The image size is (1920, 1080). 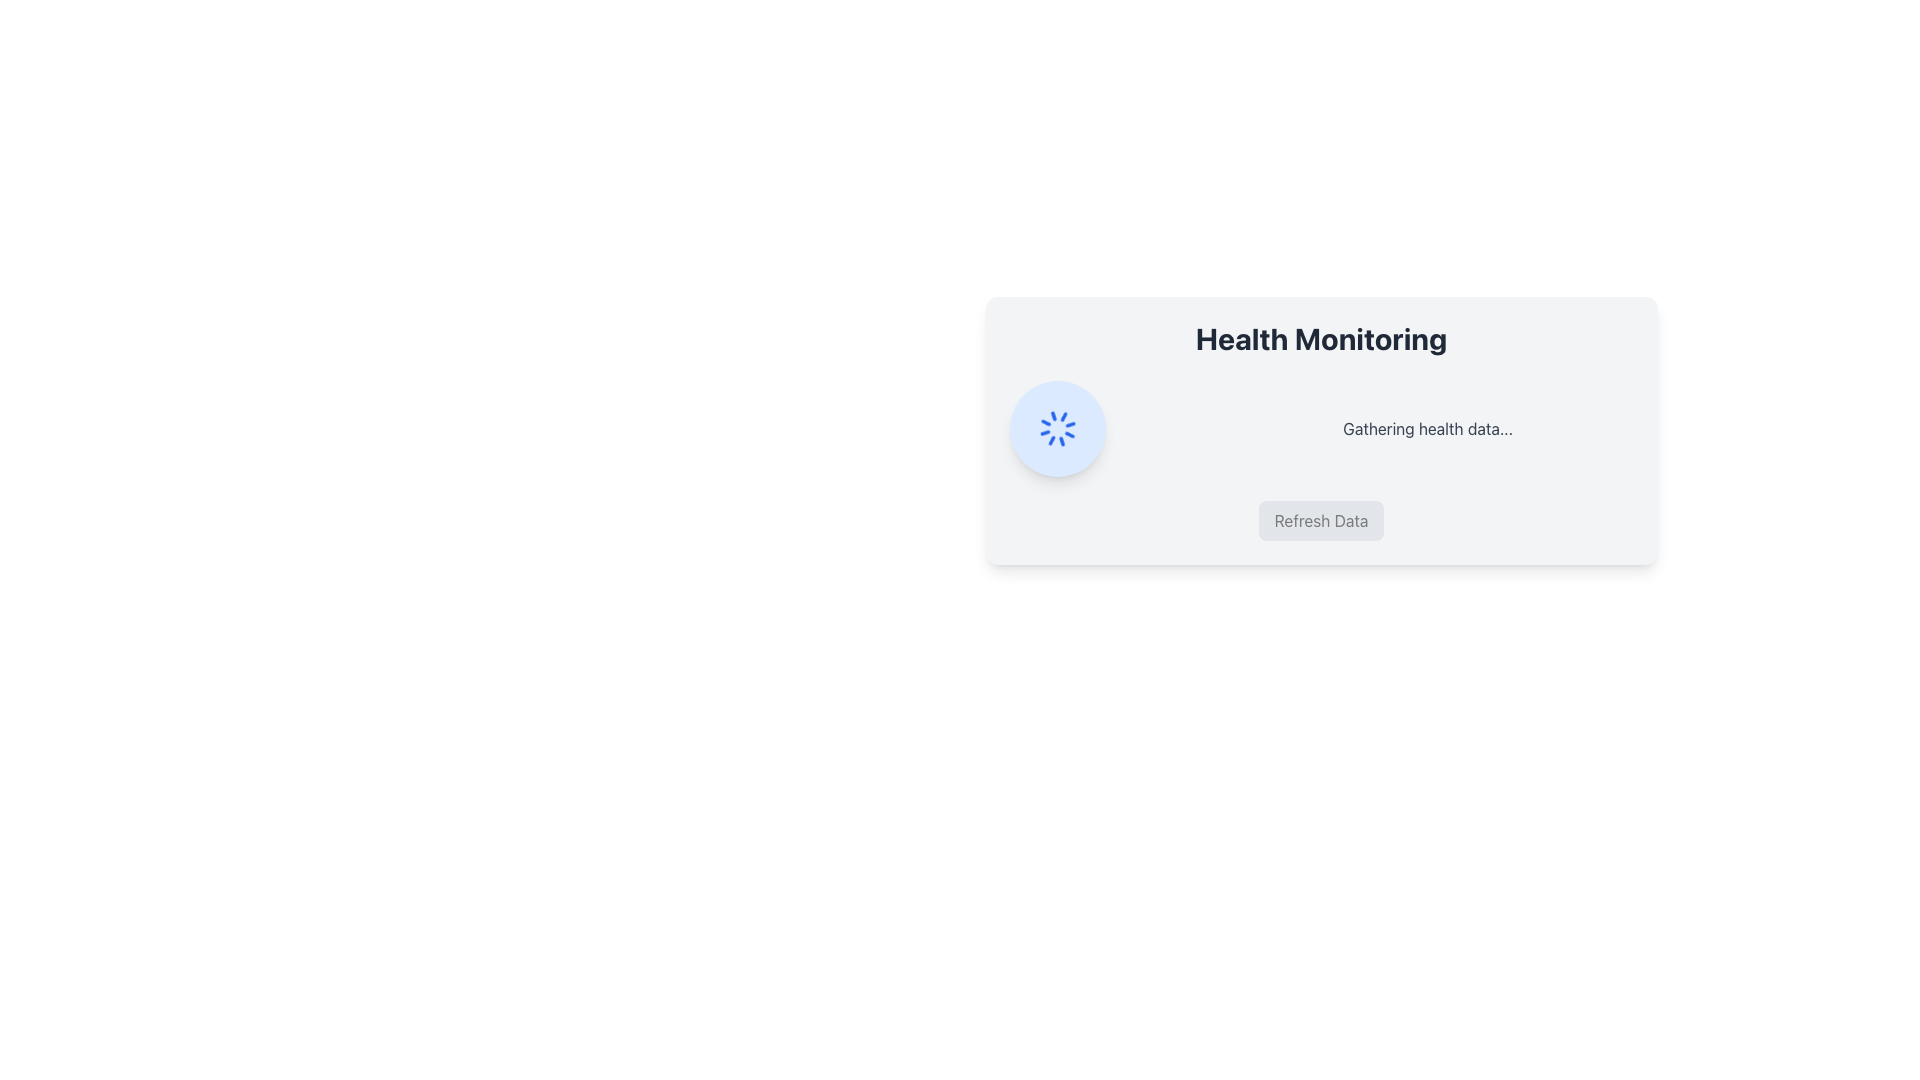 What do you see at coordinates (1056, 427) in the screenshot?
I see `the loading spinner, which is a circular component with a light blue background and a centered spinning icon, located on the left side above the 'Gathering health data...' text` at bounding box center [1056, 427].